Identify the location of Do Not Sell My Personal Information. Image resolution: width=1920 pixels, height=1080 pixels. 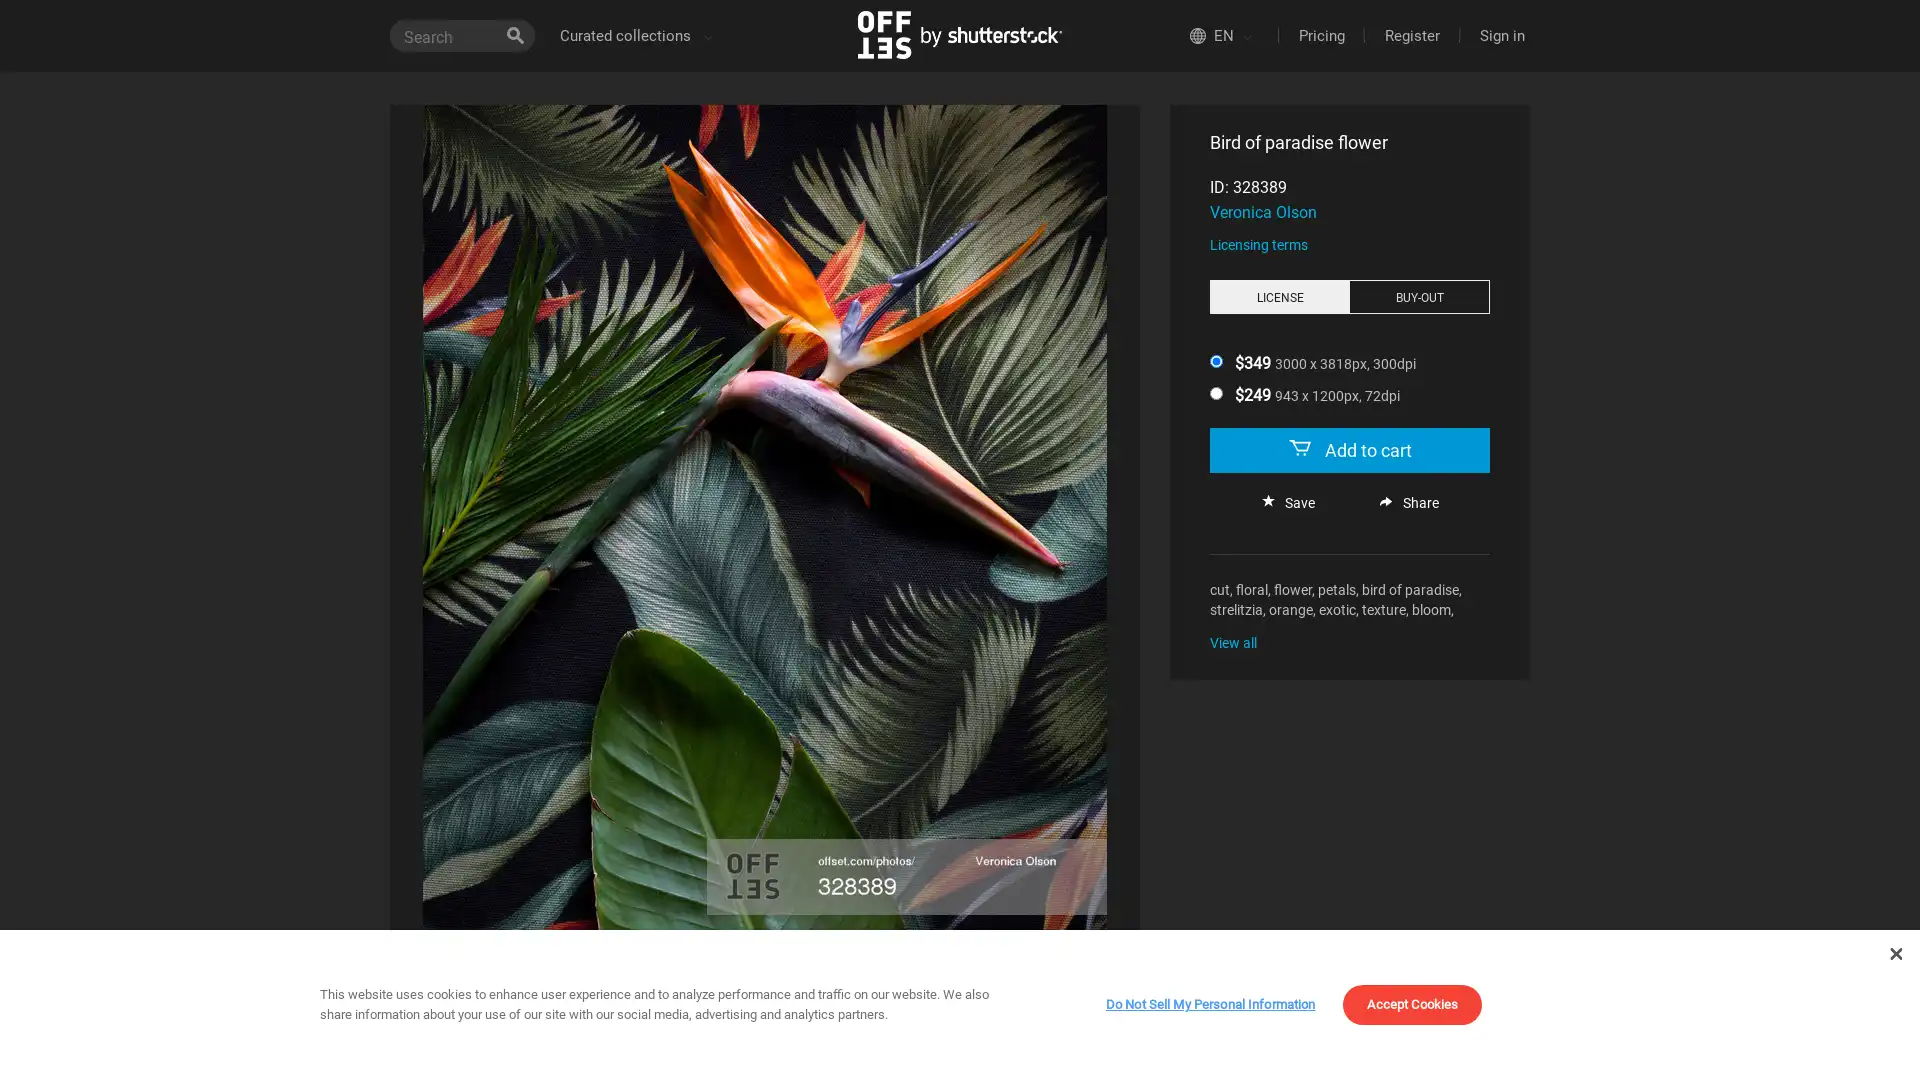
(1208, 1004).